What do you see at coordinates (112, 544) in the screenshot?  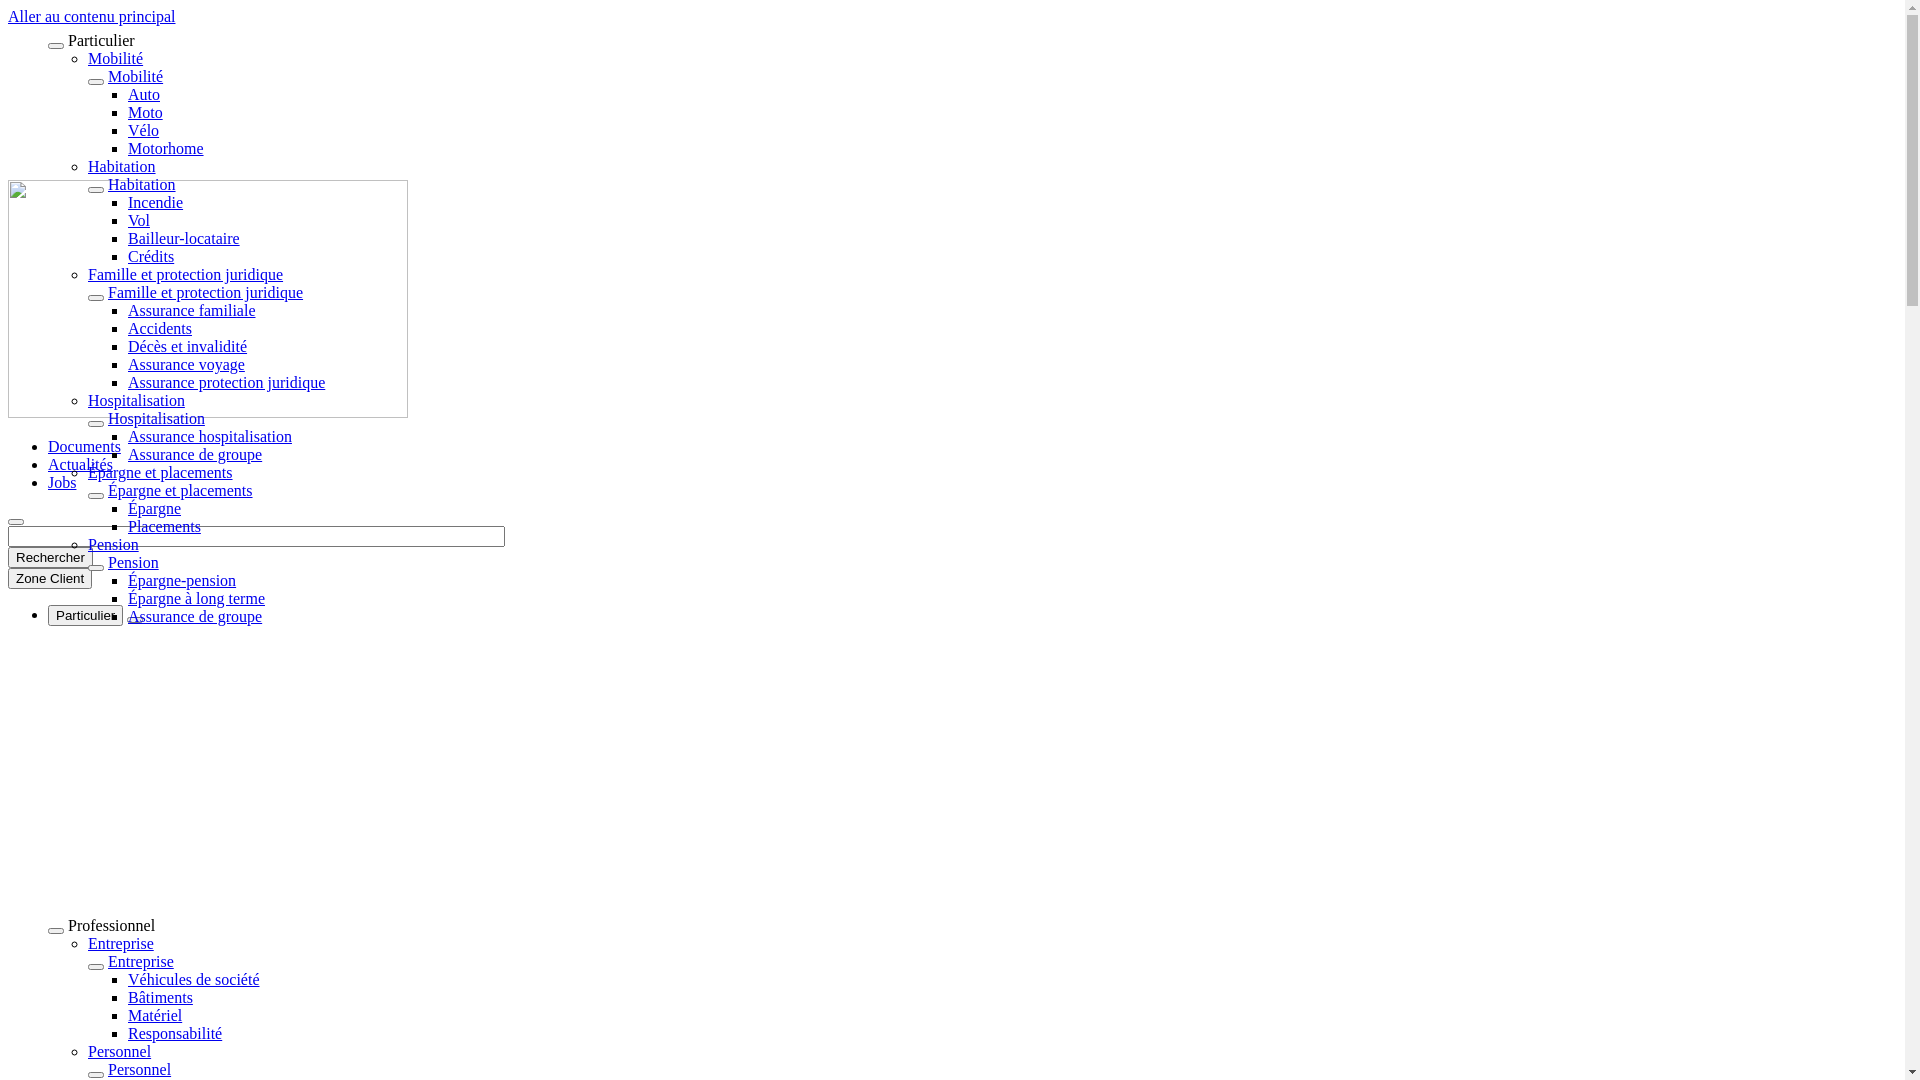 I see `'Pension'` at bounding box center [112, 544].